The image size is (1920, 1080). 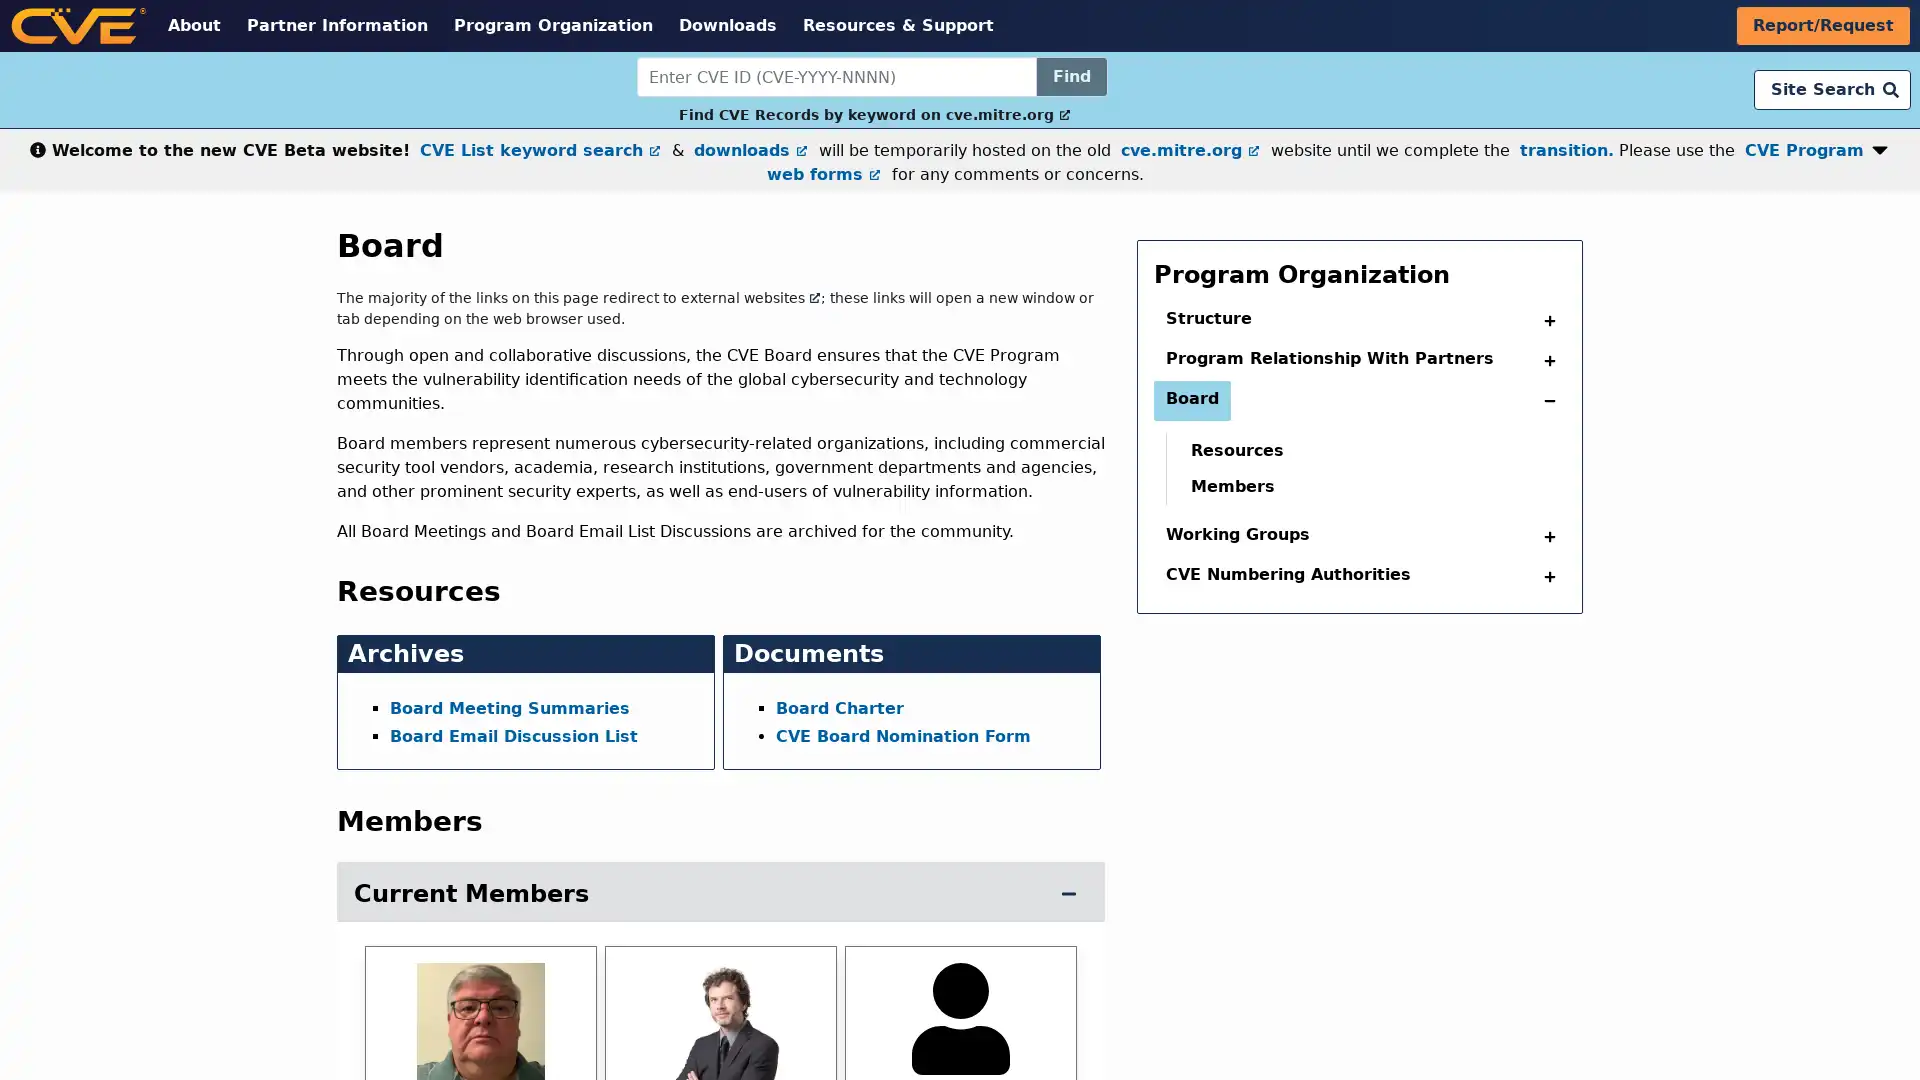 I want to click on Expand or collapse notification button, so click(x=1880, y=145).